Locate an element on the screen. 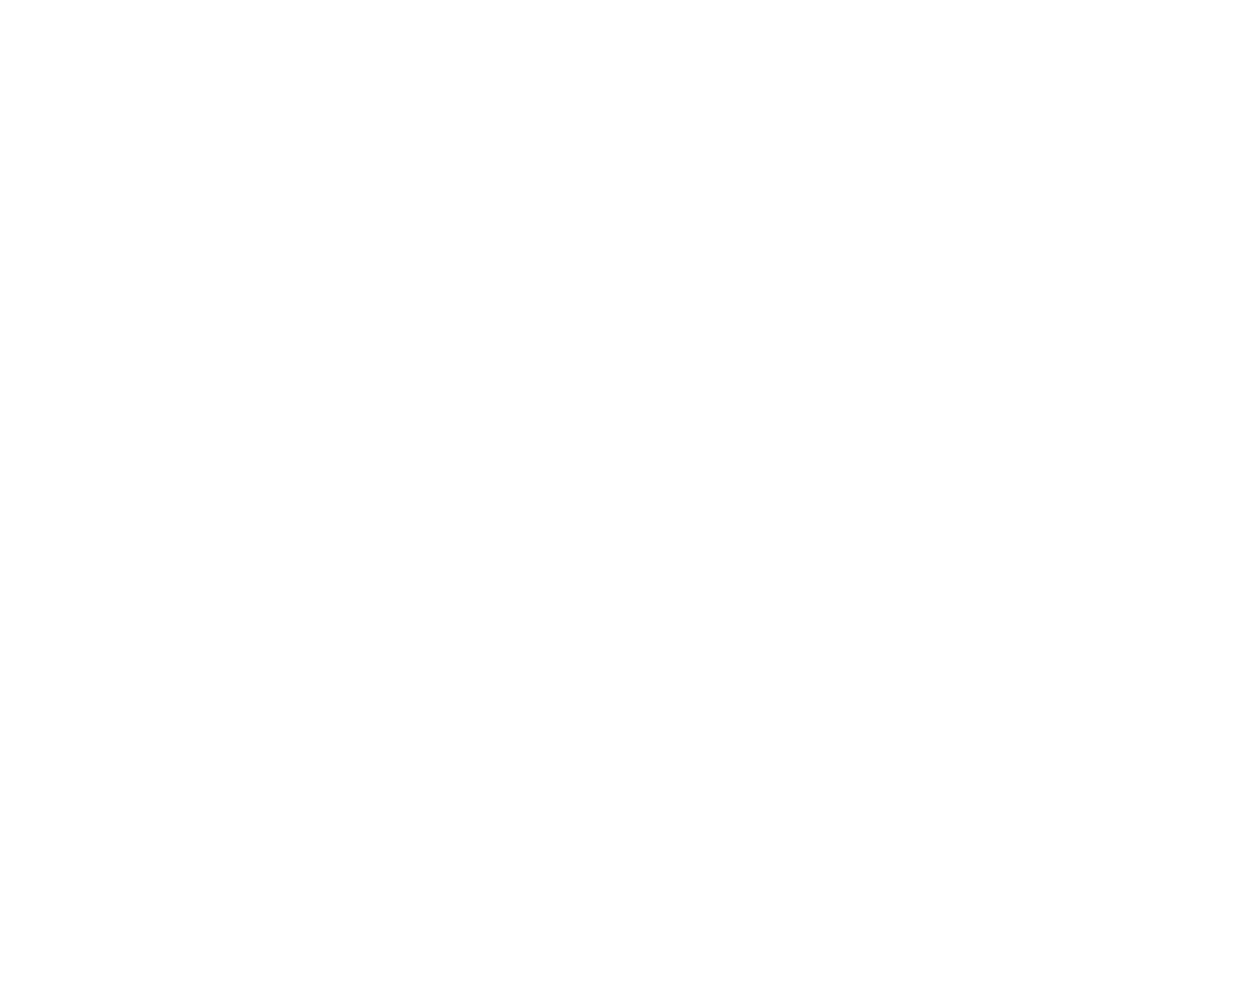 The height and width of the screenshot is (1001, 1250). 'Quality Standards' is located at coordinates (1004, 97).